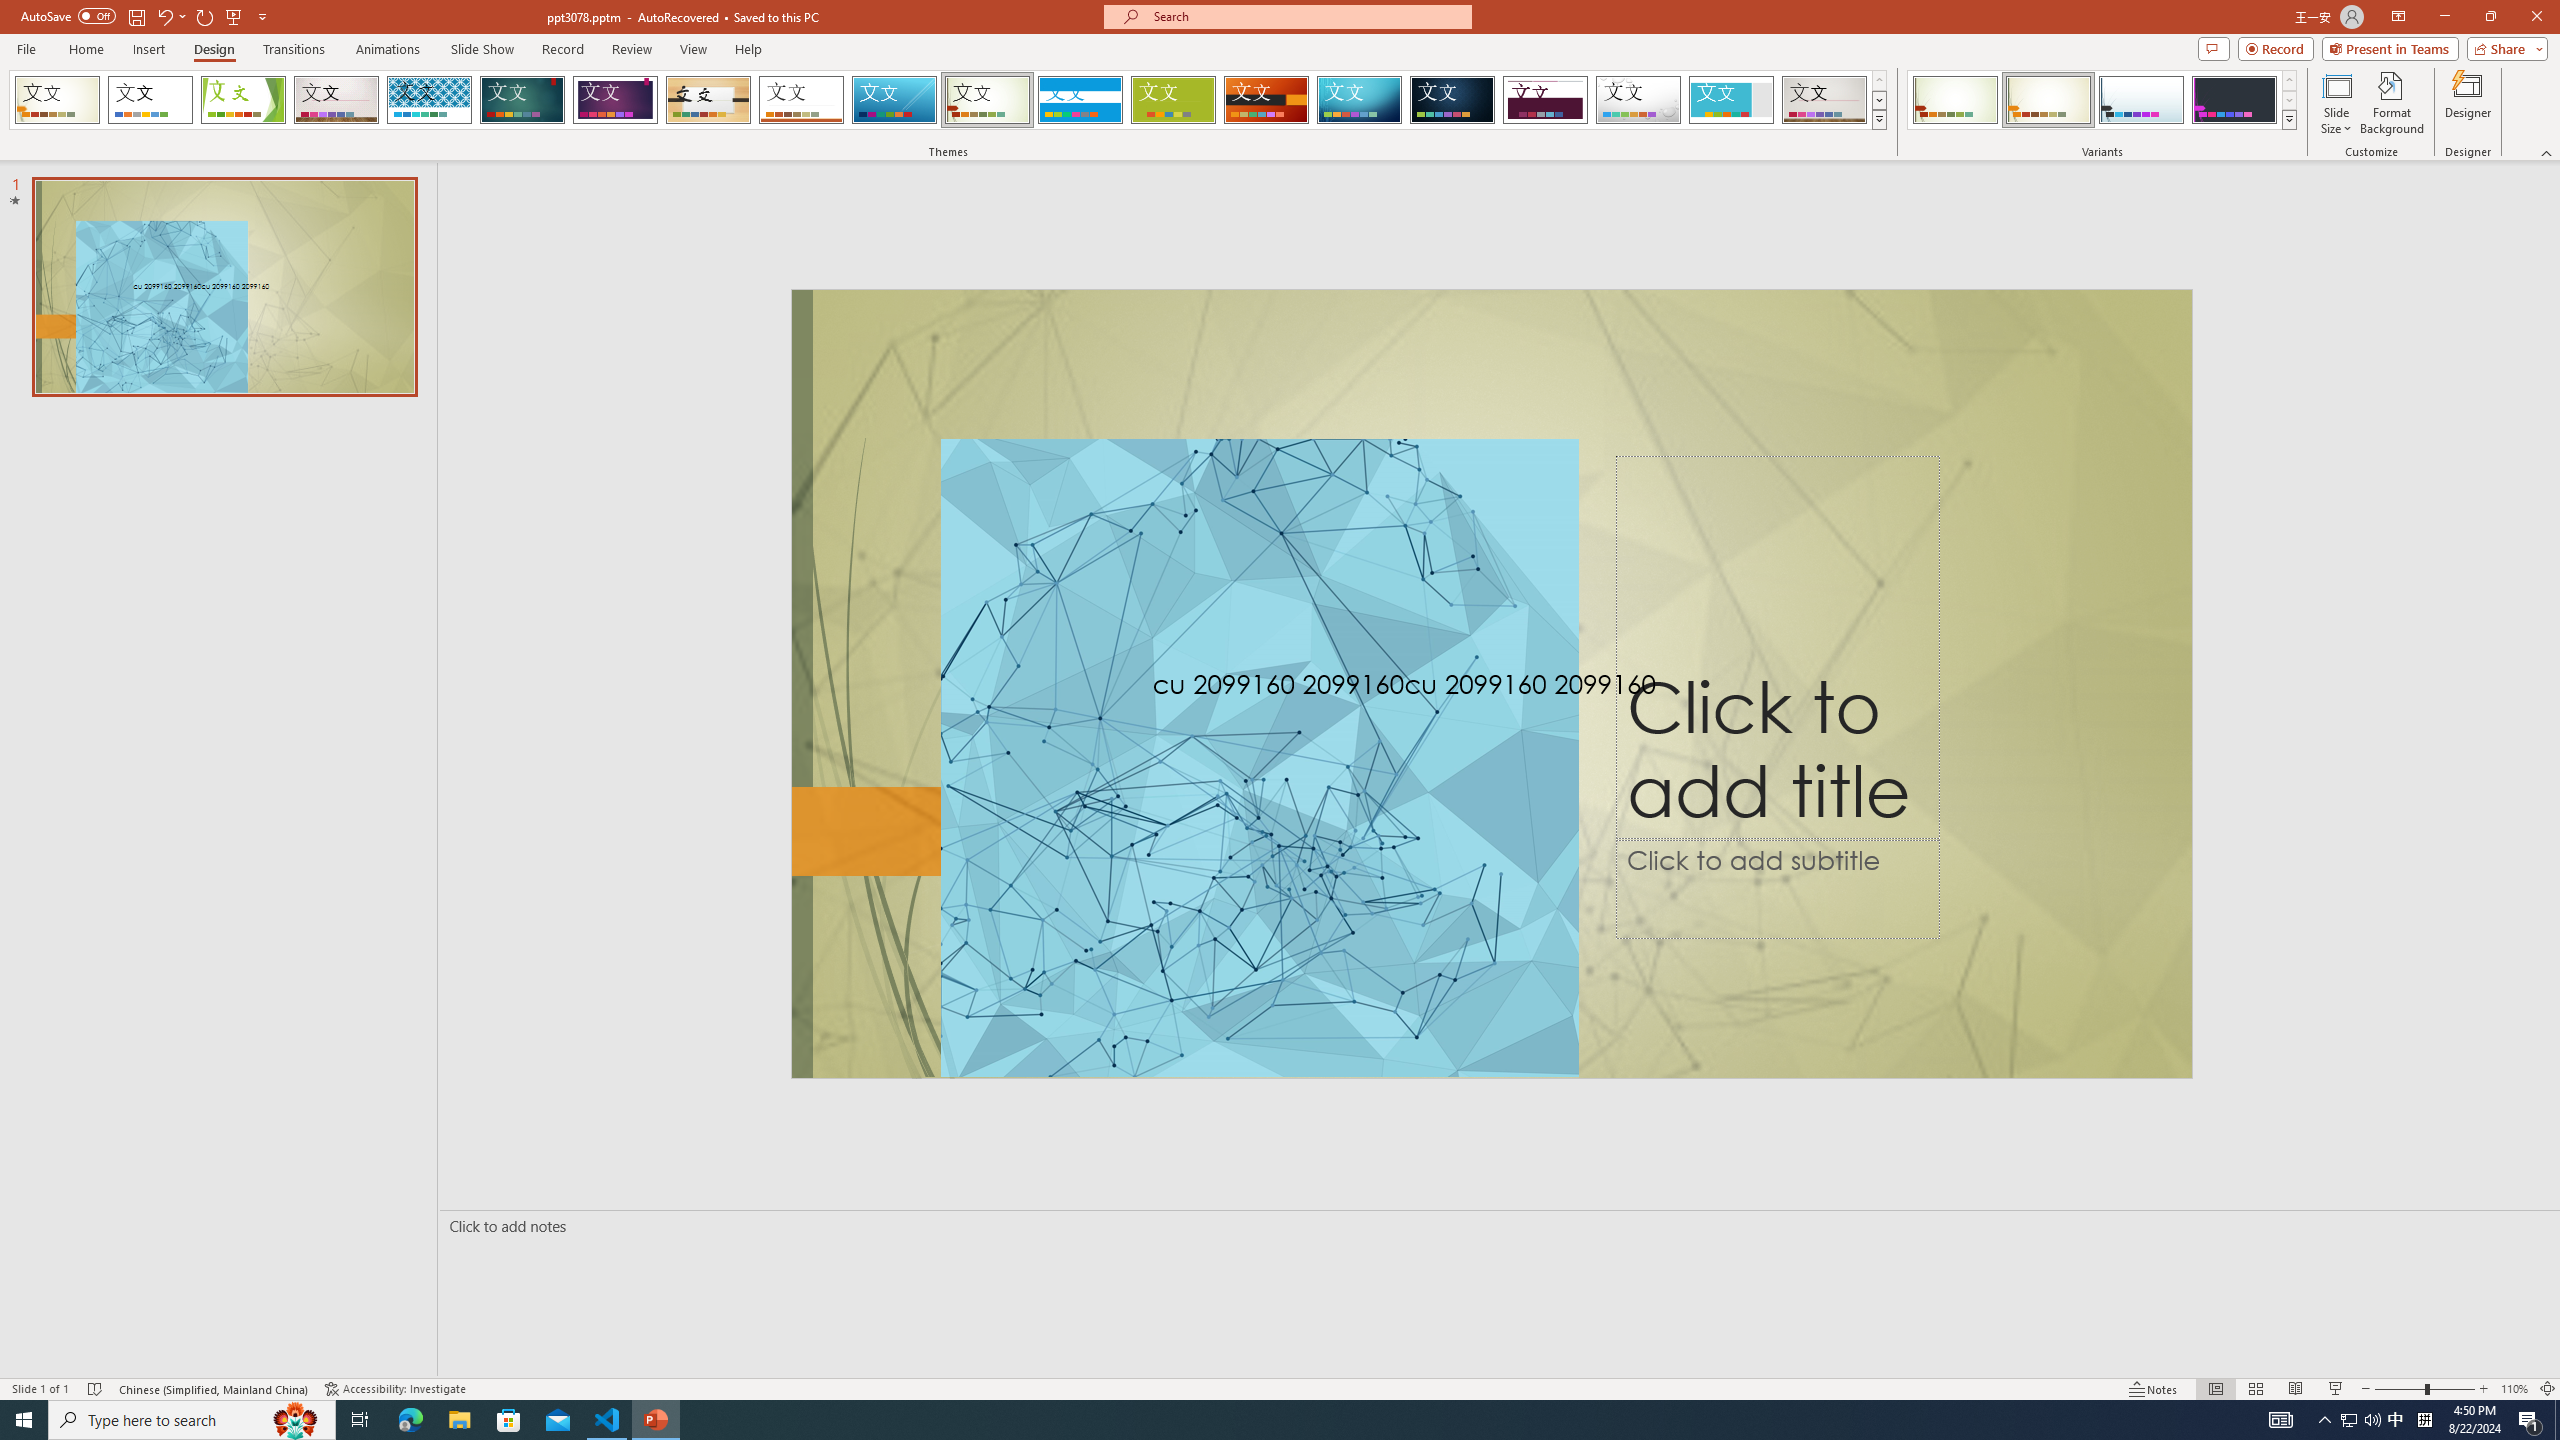  What do you see at coordinates (1545, 99) in the screenshot?
I see `'Dividend Loading Preview...'` at bounding box center [1545, 99].